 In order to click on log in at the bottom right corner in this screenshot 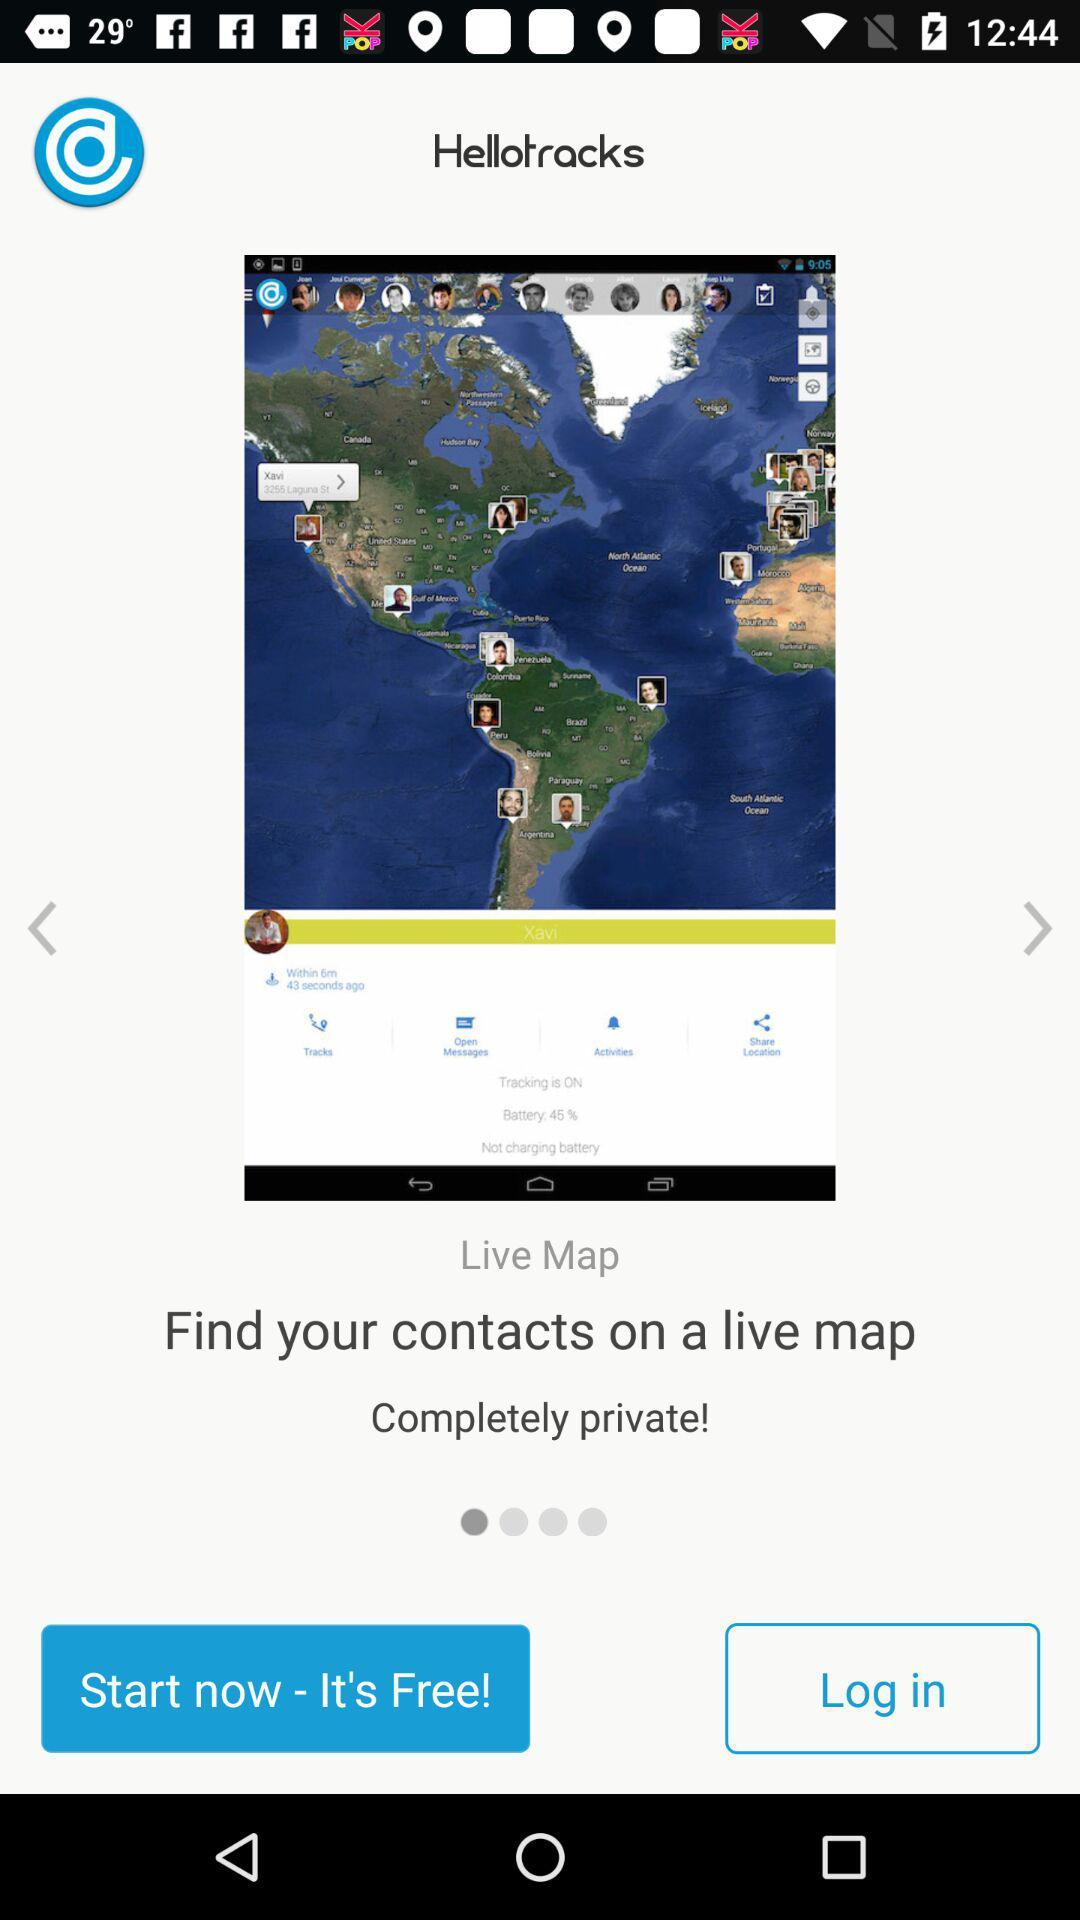, I will do `click(881, 1687)`.